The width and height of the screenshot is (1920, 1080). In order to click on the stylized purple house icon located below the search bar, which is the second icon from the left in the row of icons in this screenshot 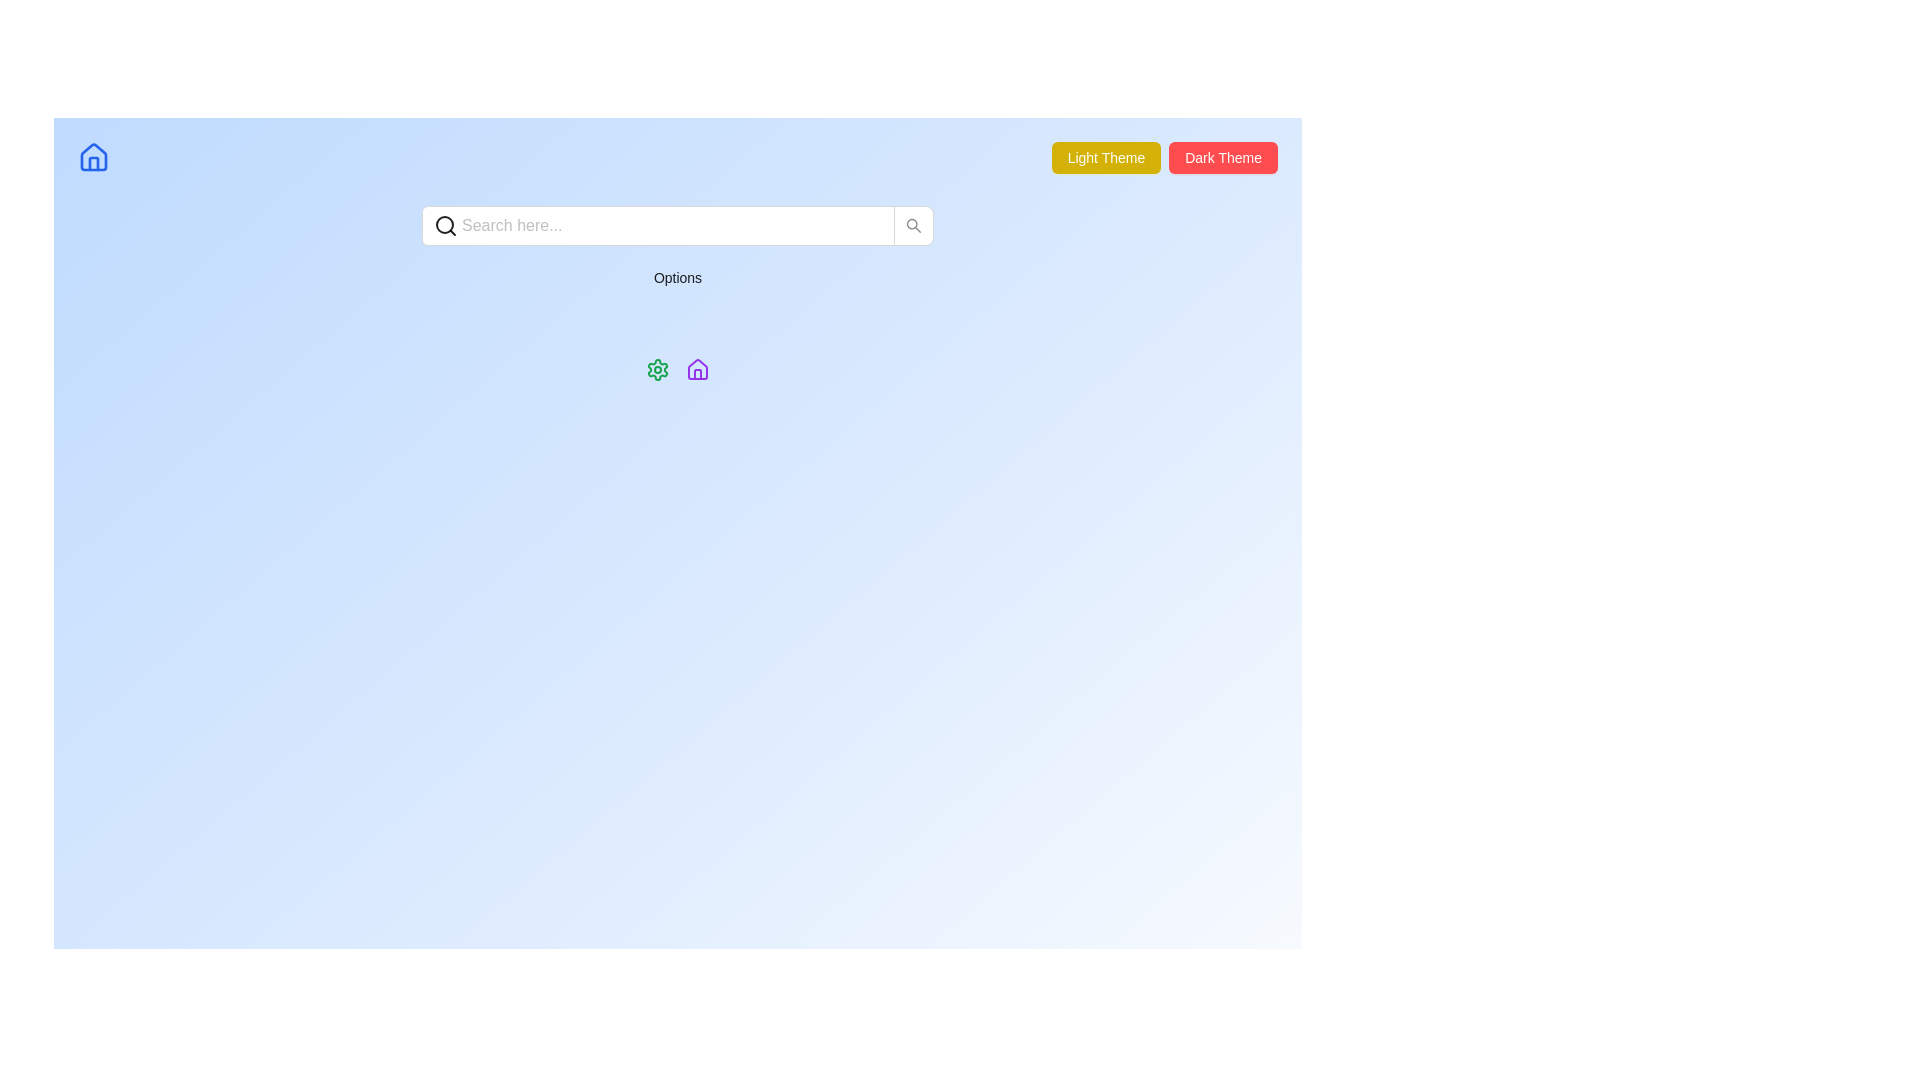, I will do `click(697, 370)`.